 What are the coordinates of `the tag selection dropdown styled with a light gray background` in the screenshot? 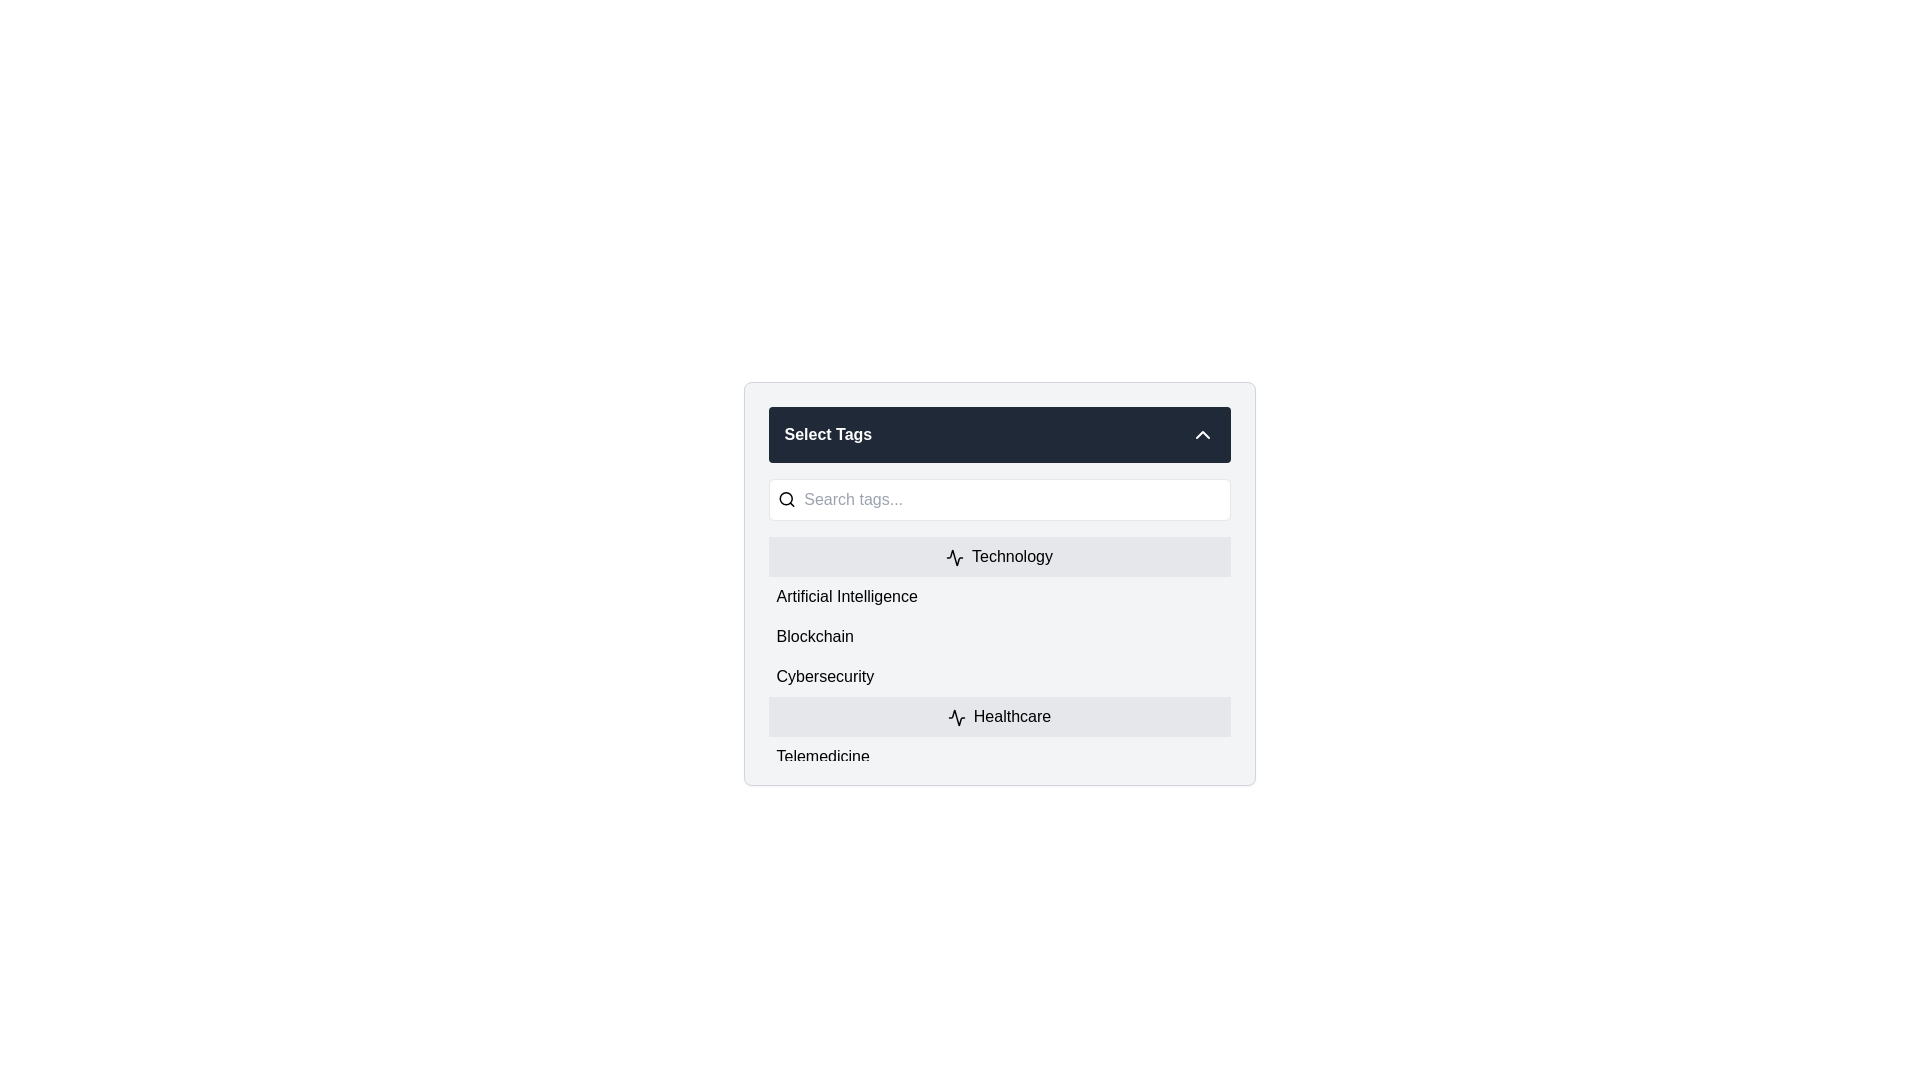 It's located at (999, 583).